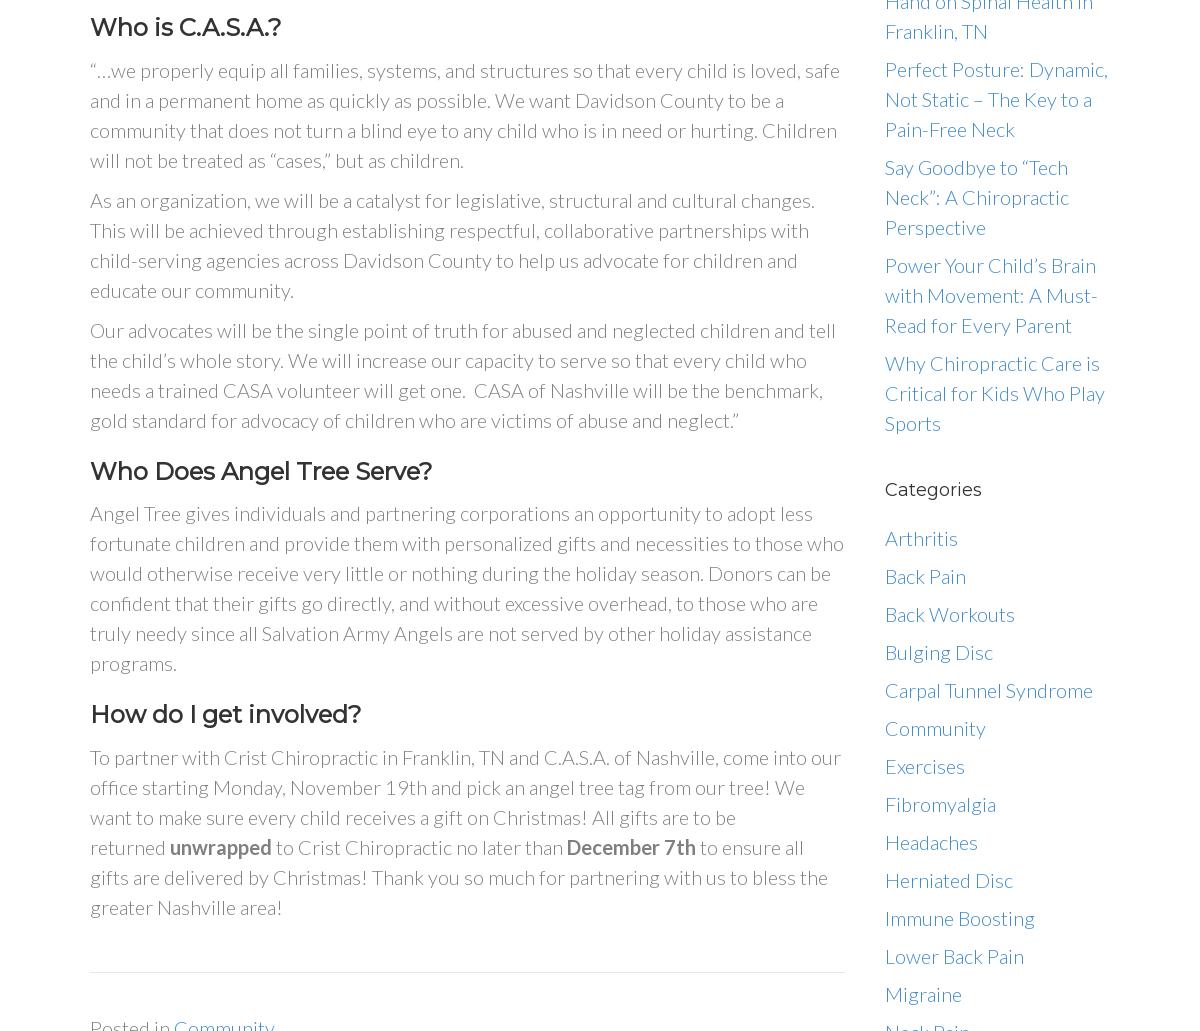 The image size is (1200, 1031). I want to click on 'Lower Back Pain', so click(954, 955).